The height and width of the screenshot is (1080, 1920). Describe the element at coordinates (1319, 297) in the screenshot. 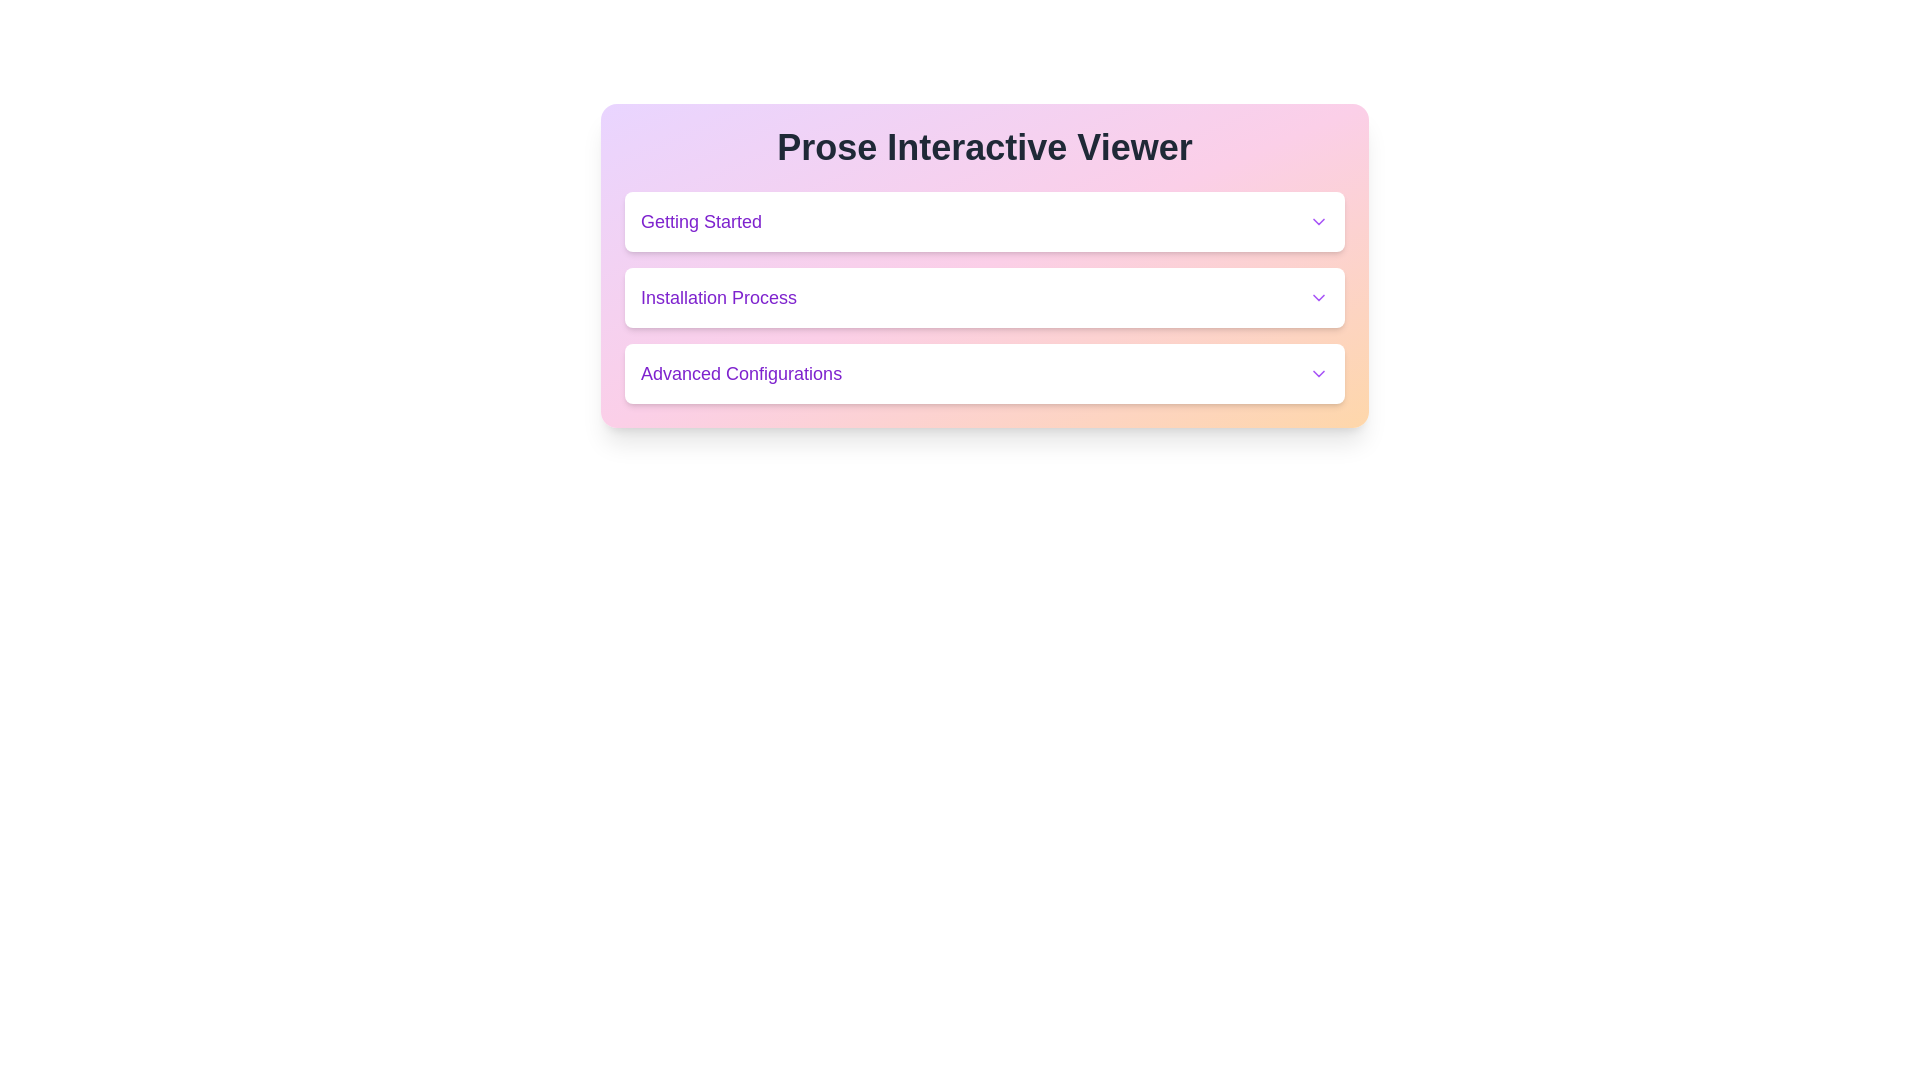

I see `the downward-pointing purple chevron icon, which indicates a dropdown for the 'Installation Process' section` at that location.